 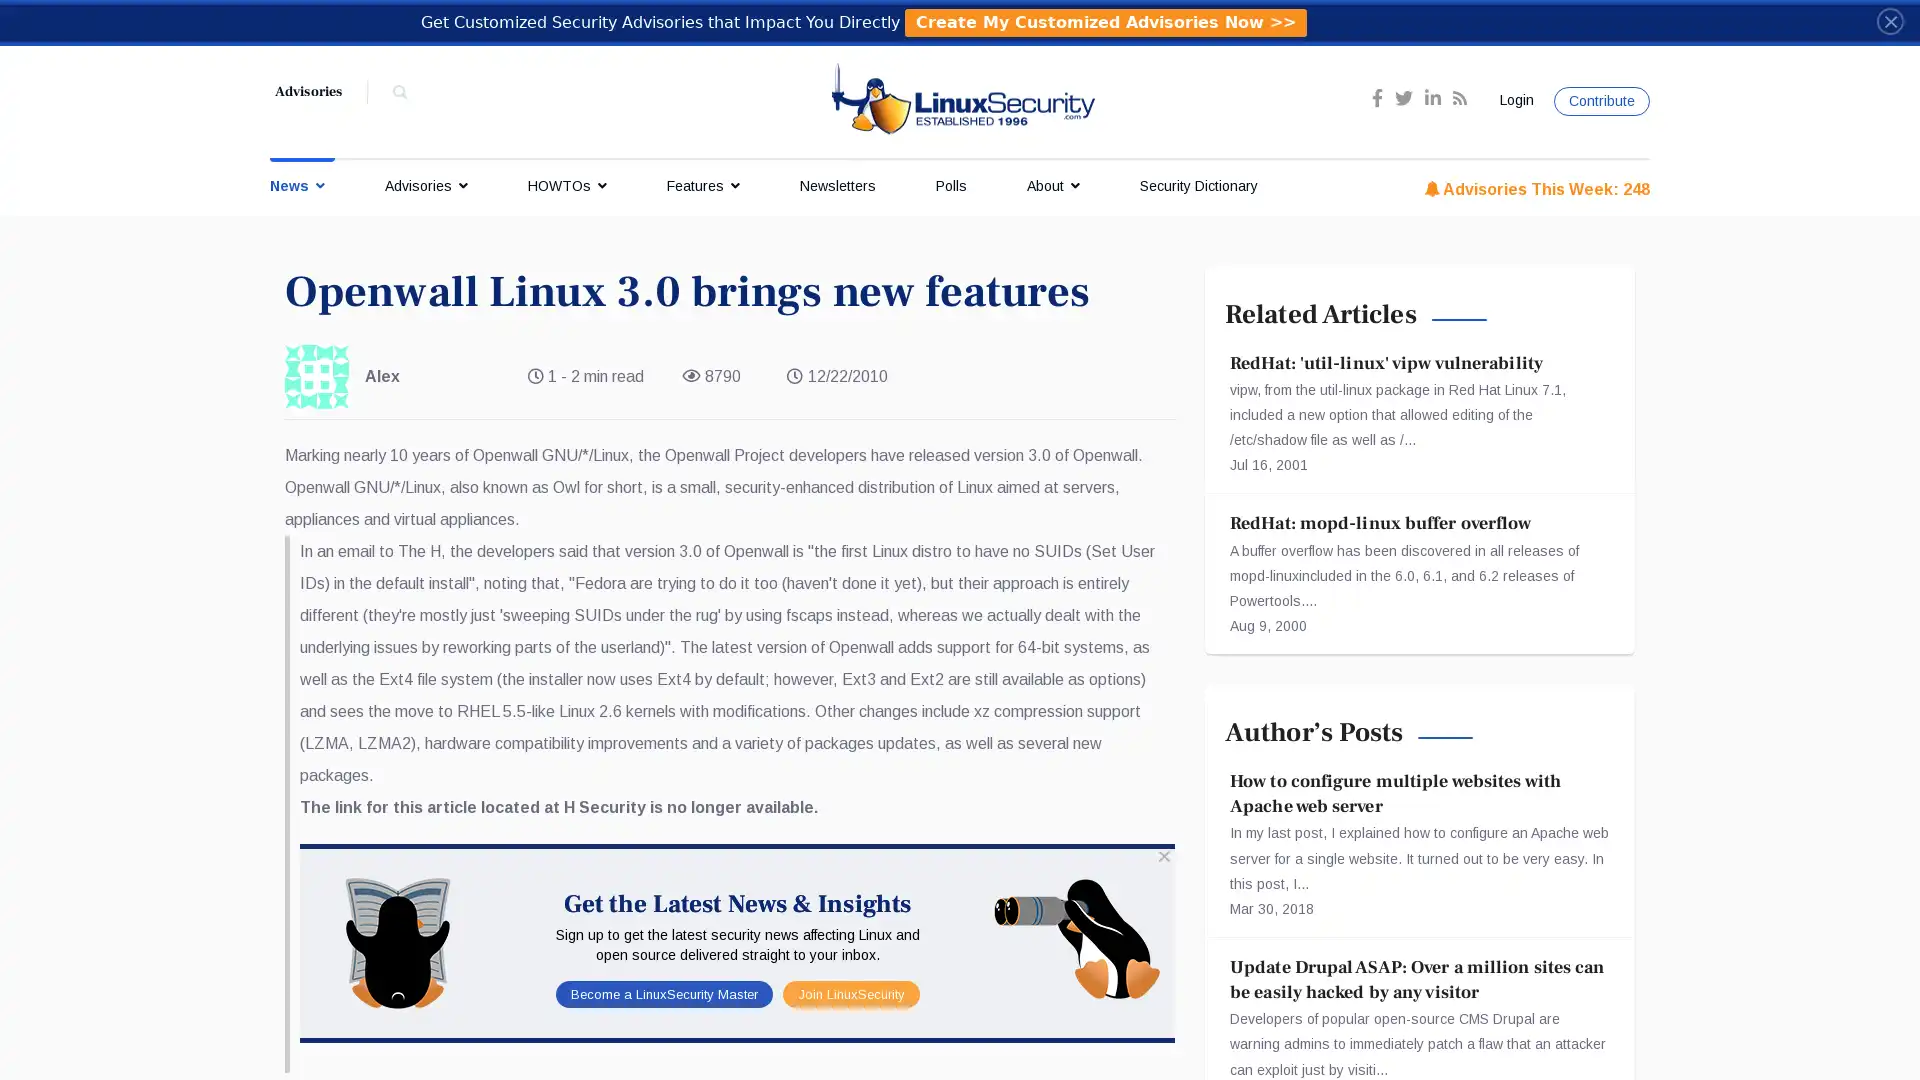 I want to click on Close, so click(x=1889, y=20).